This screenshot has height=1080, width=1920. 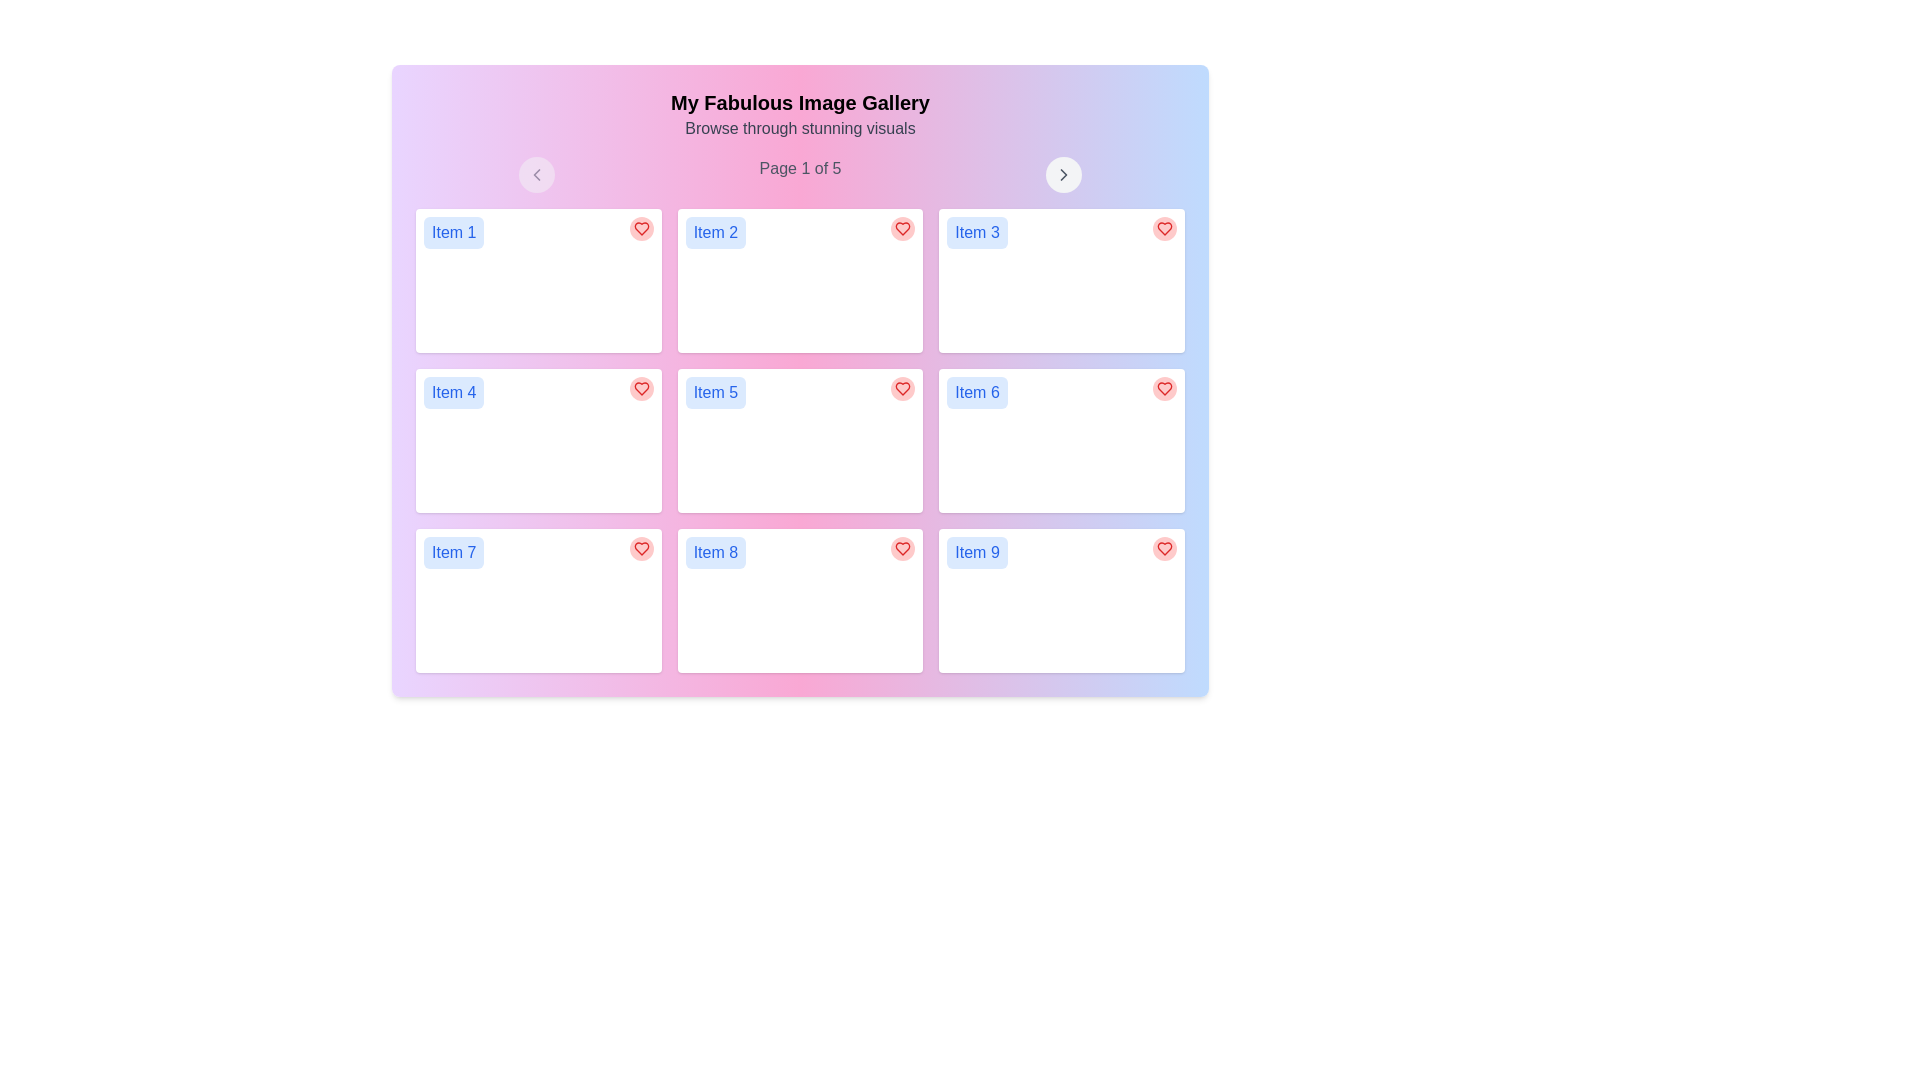 What do you see at coordinates (800, 439) in the screenshot?
I see `an item within the grid layout that contains a blue label and a red heart button, located centrally below the title 'My Fabulous Image Gallery'` at bounding box center [800, 439].